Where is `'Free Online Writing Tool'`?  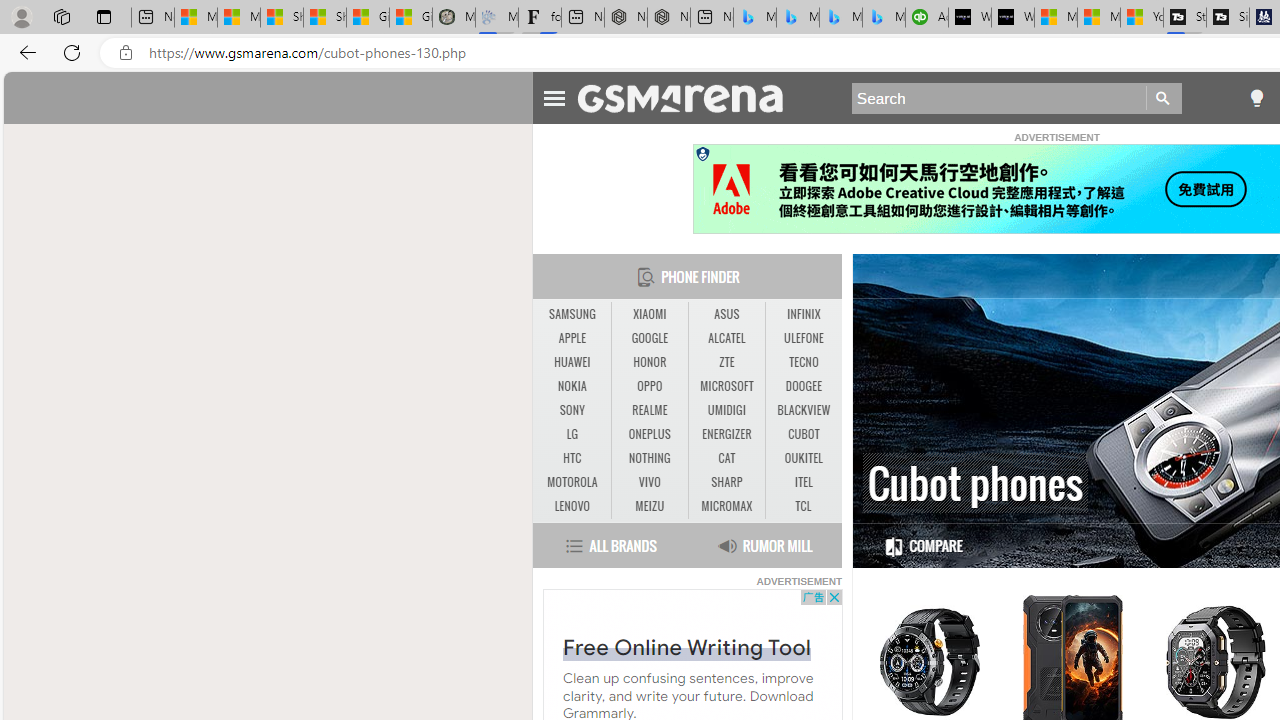 'Free Online Writing Tool' is located at coordinates (686, 646).